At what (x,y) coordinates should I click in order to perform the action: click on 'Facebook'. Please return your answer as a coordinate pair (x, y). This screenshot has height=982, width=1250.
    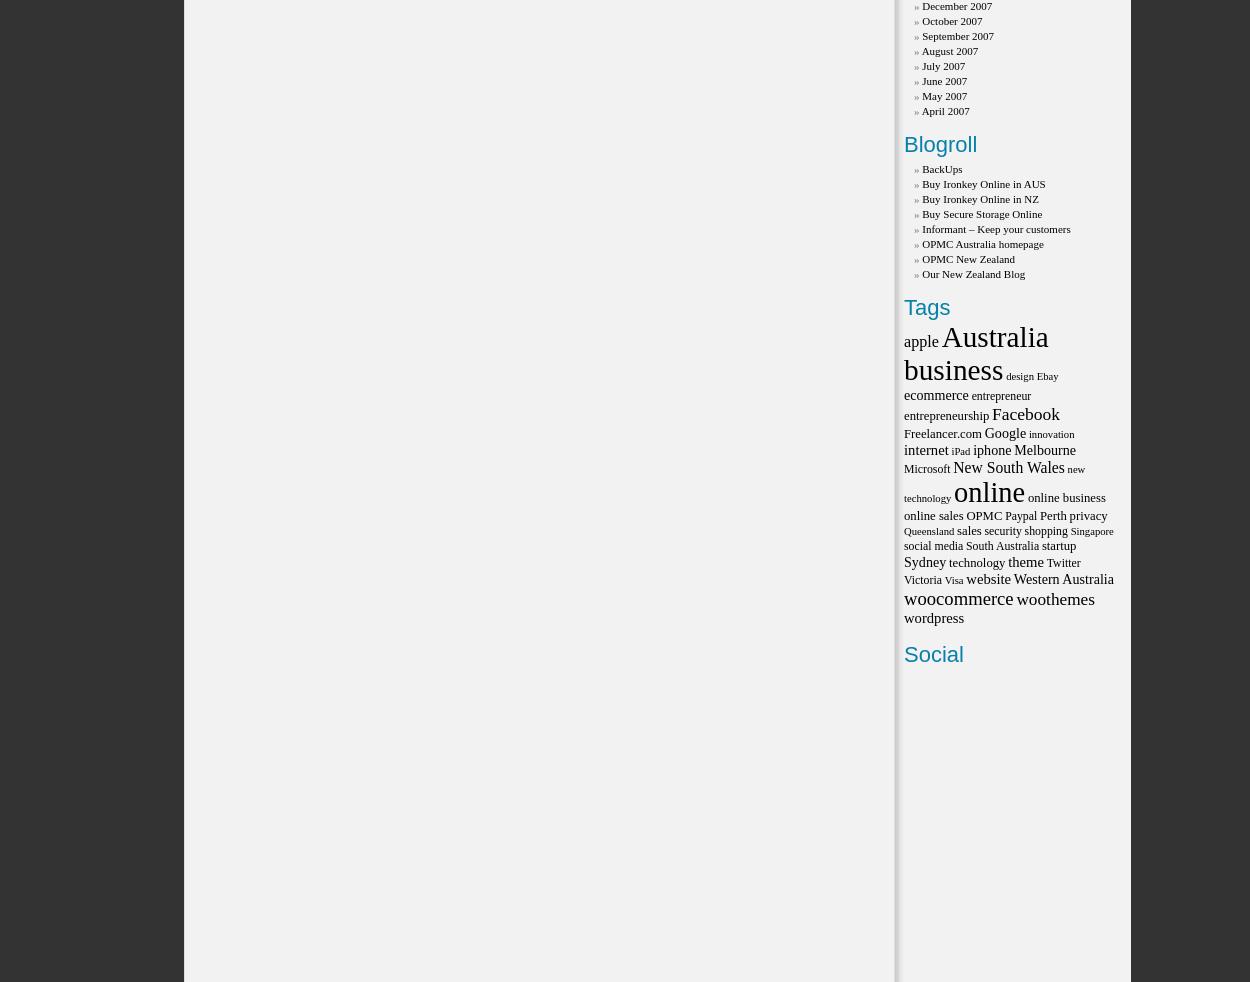
    Looking at the image, I should click on (1026, 414).